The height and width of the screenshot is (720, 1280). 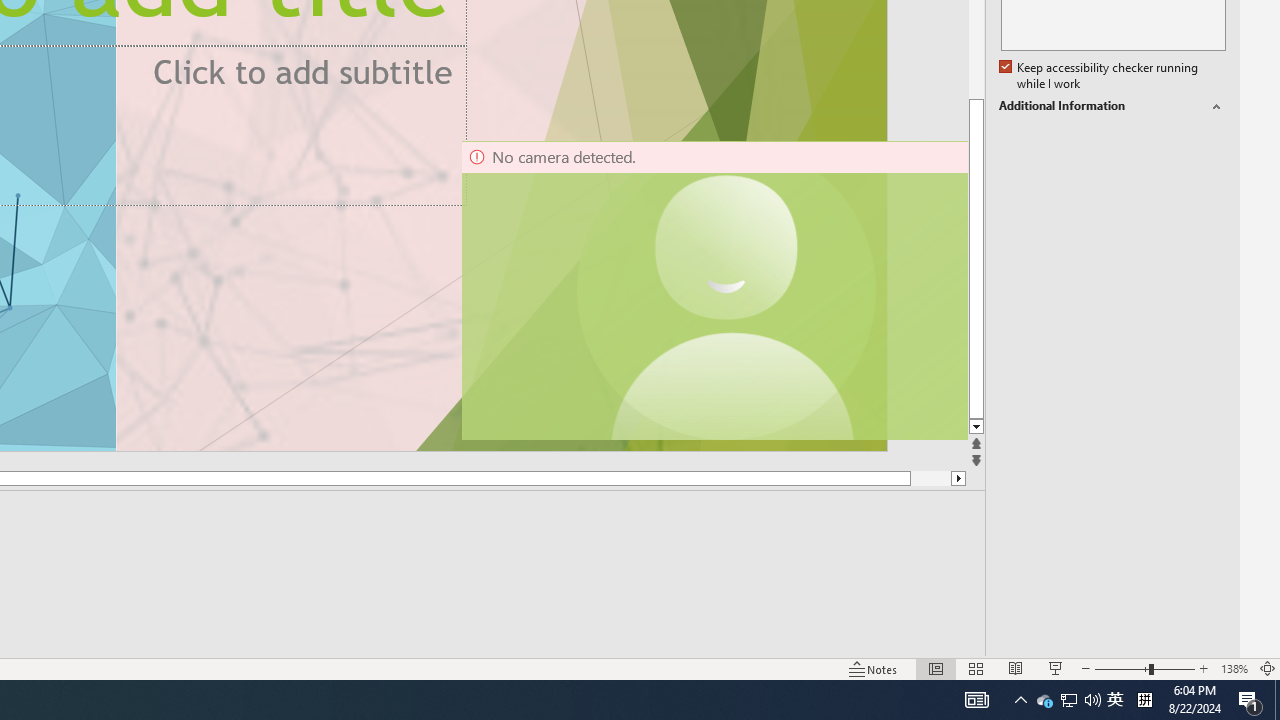 I want to click on 'Keep accessibility checker running while I work', so click(x=1099, y=75).